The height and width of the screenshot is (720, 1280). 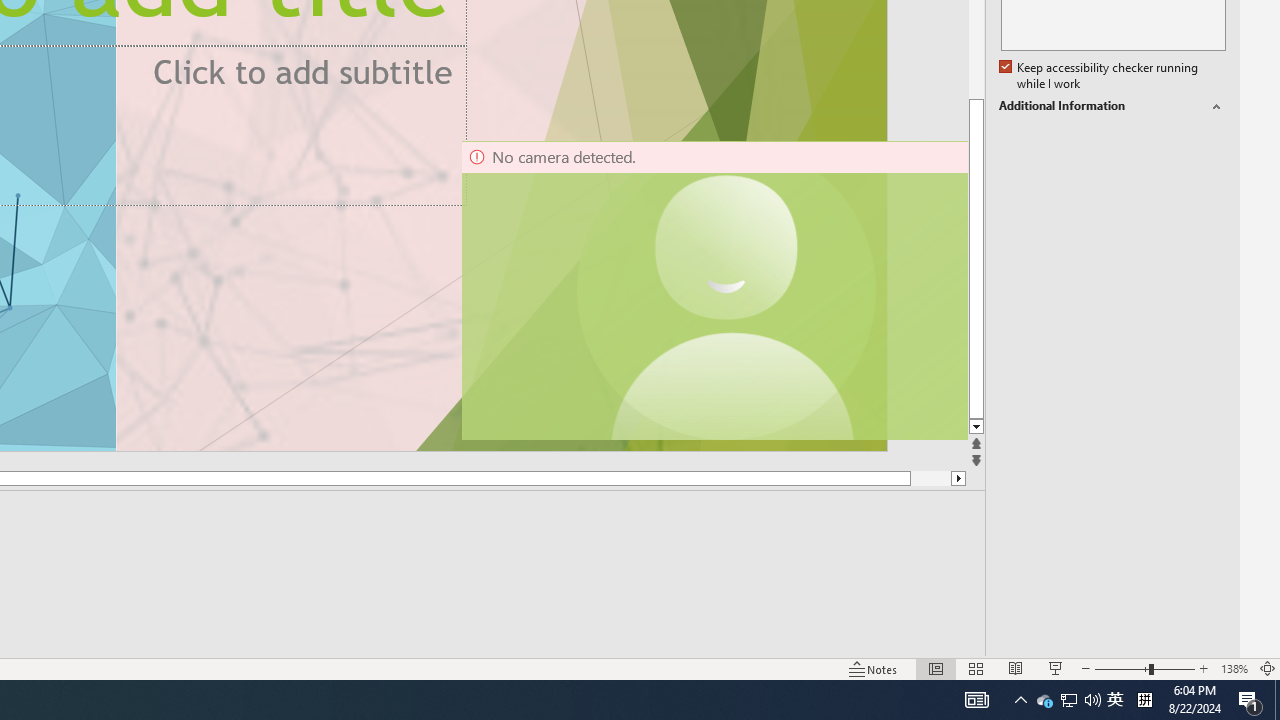 I want to click on 'Keep accessibility checker running while I work', so click(x=1099, y=75).